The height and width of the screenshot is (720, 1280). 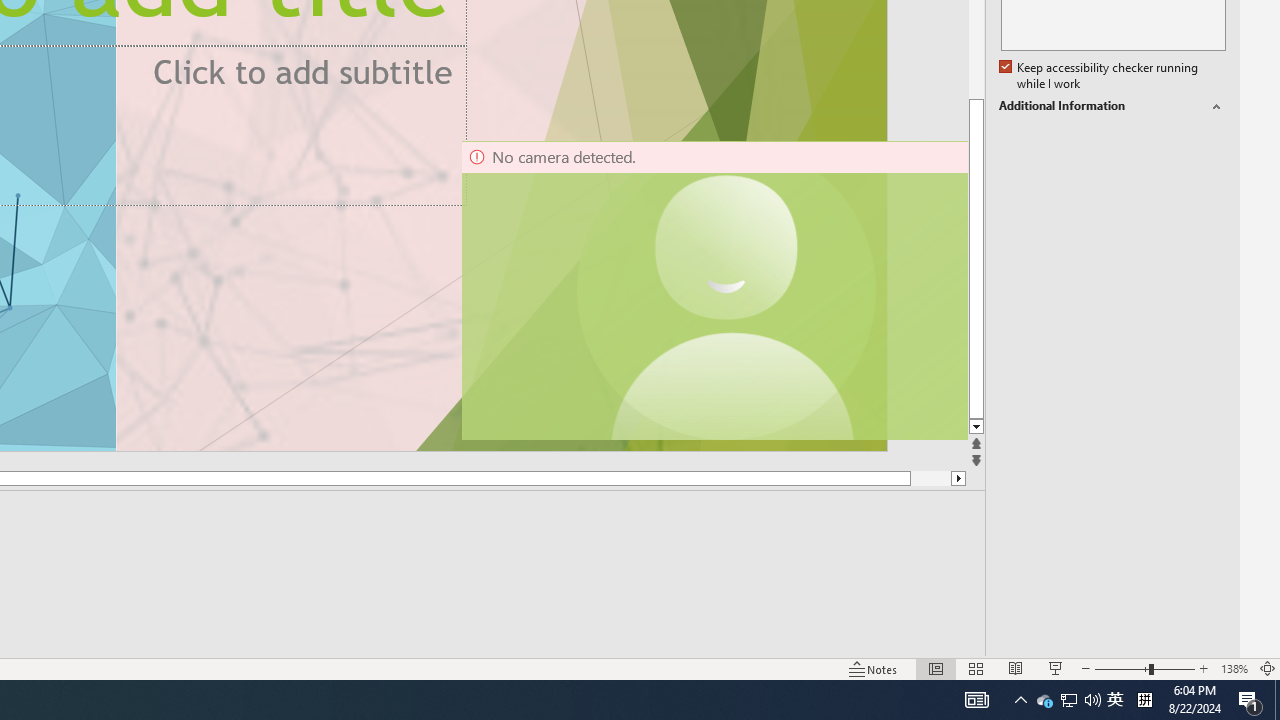 I want to click on 'Keep accessibility checker running while I work', so click(x=1099, y=75).